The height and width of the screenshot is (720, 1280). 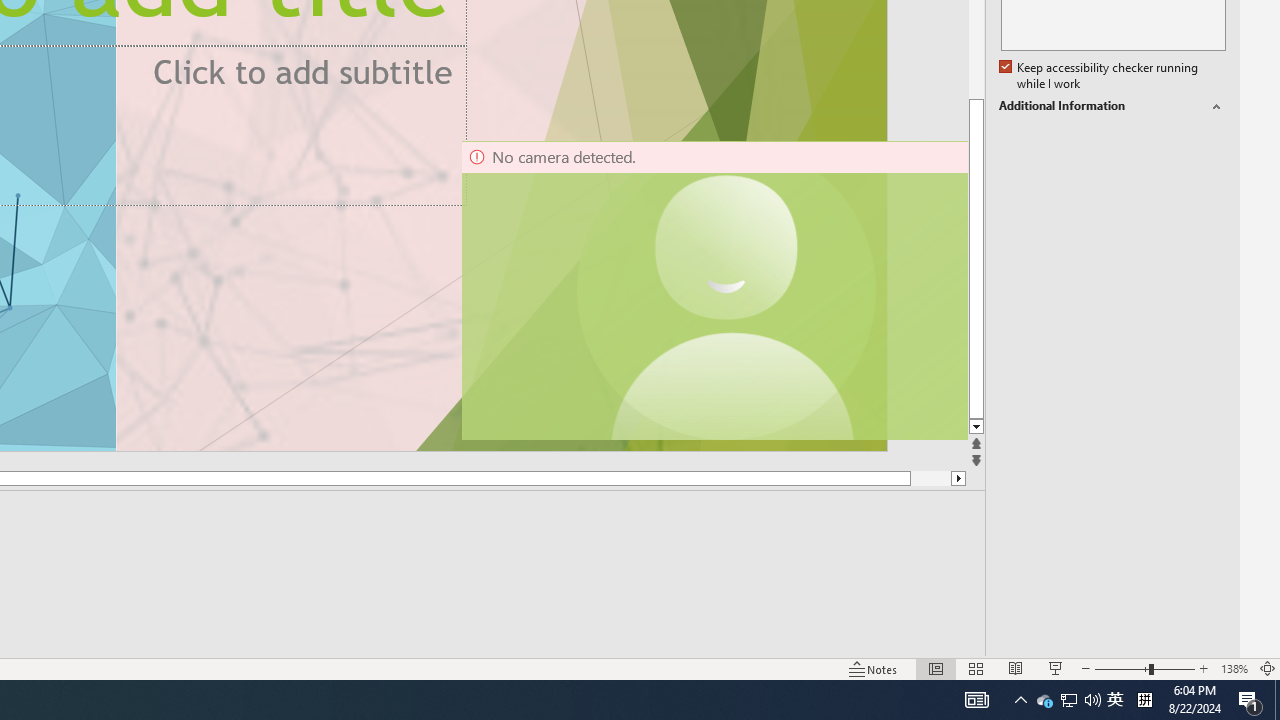 I want to click on 'Keep accessibility checker running while I work', so click(x=1099, y=75).